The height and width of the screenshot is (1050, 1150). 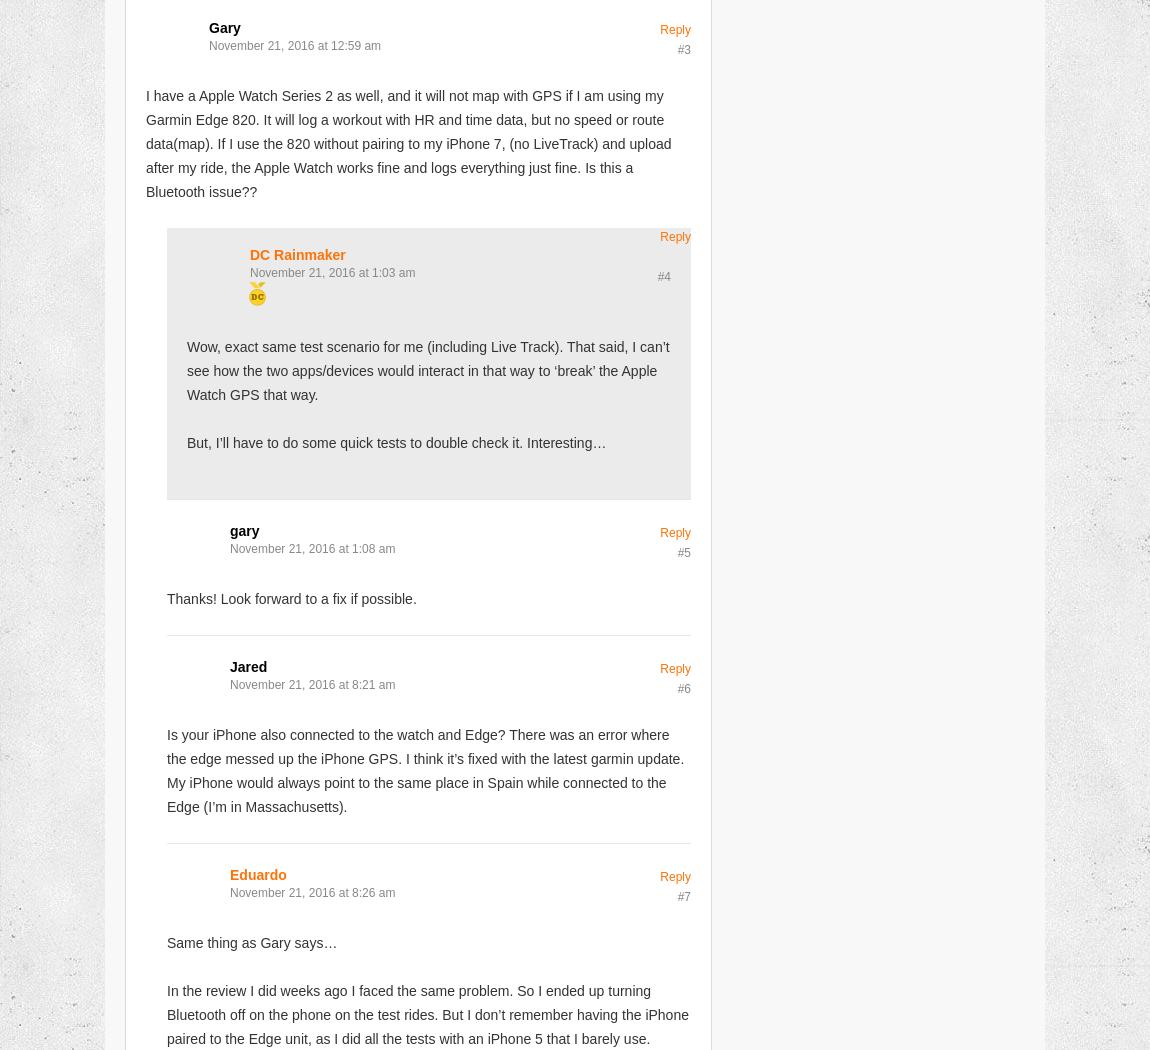 What do you see at coordinates (223, 26) in the screenshot?
I see `'Gary'` at bounding box center [223, 26].